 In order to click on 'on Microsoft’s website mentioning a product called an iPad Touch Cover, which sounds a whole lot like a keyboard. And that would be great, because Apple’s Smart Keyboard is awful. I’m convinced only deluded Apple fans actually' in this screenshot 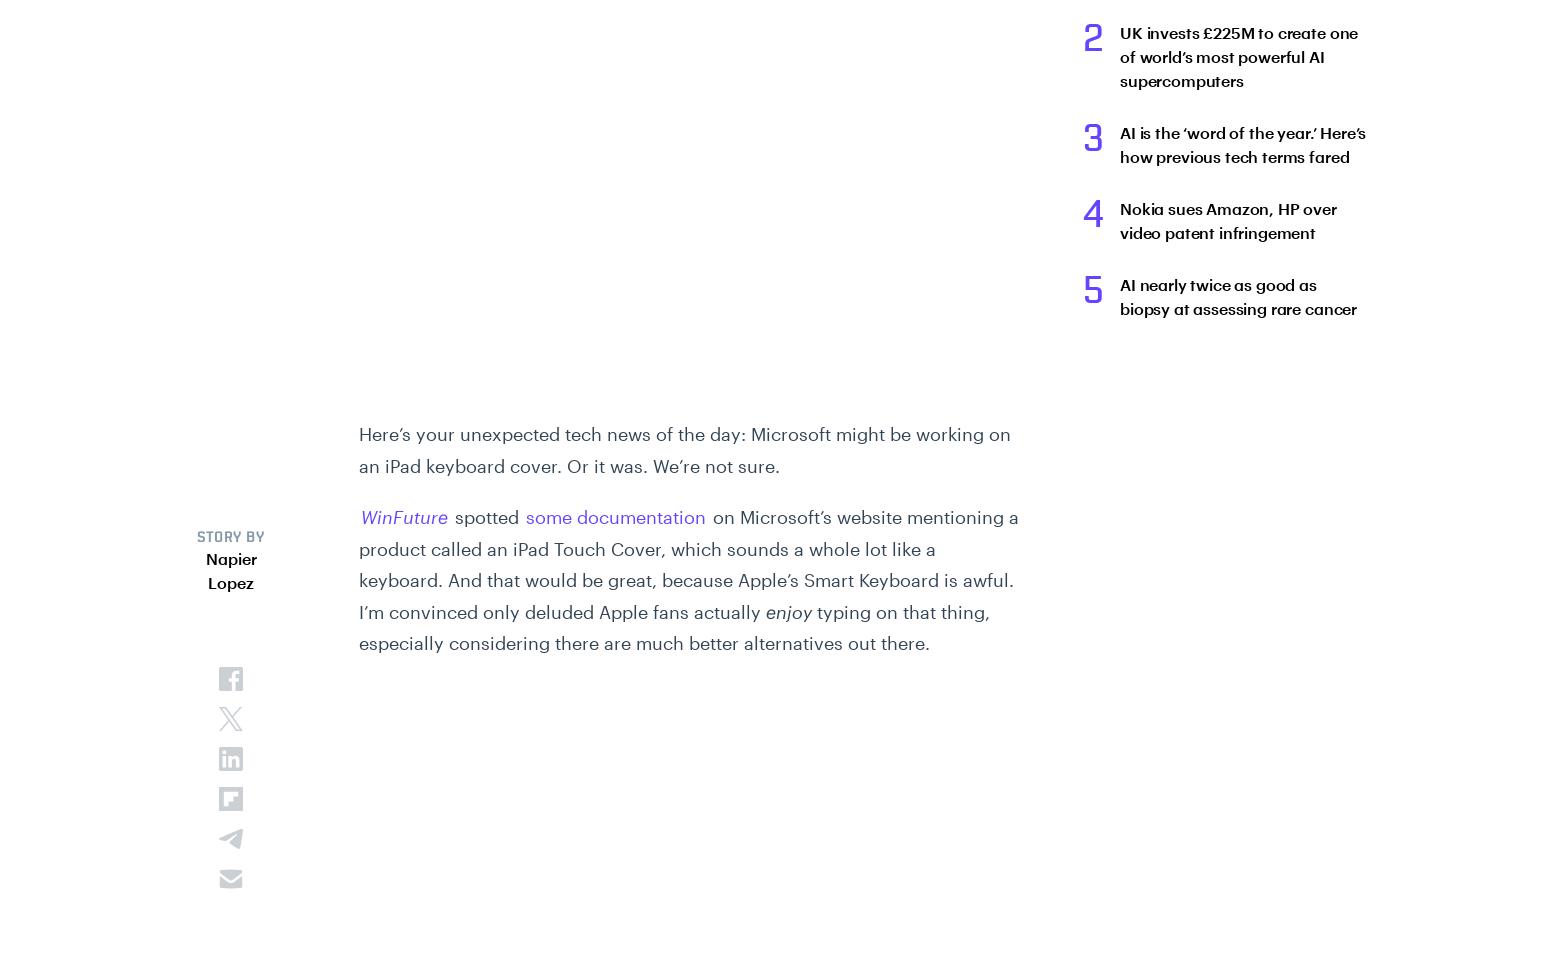, I will do `click(687, 563)`.